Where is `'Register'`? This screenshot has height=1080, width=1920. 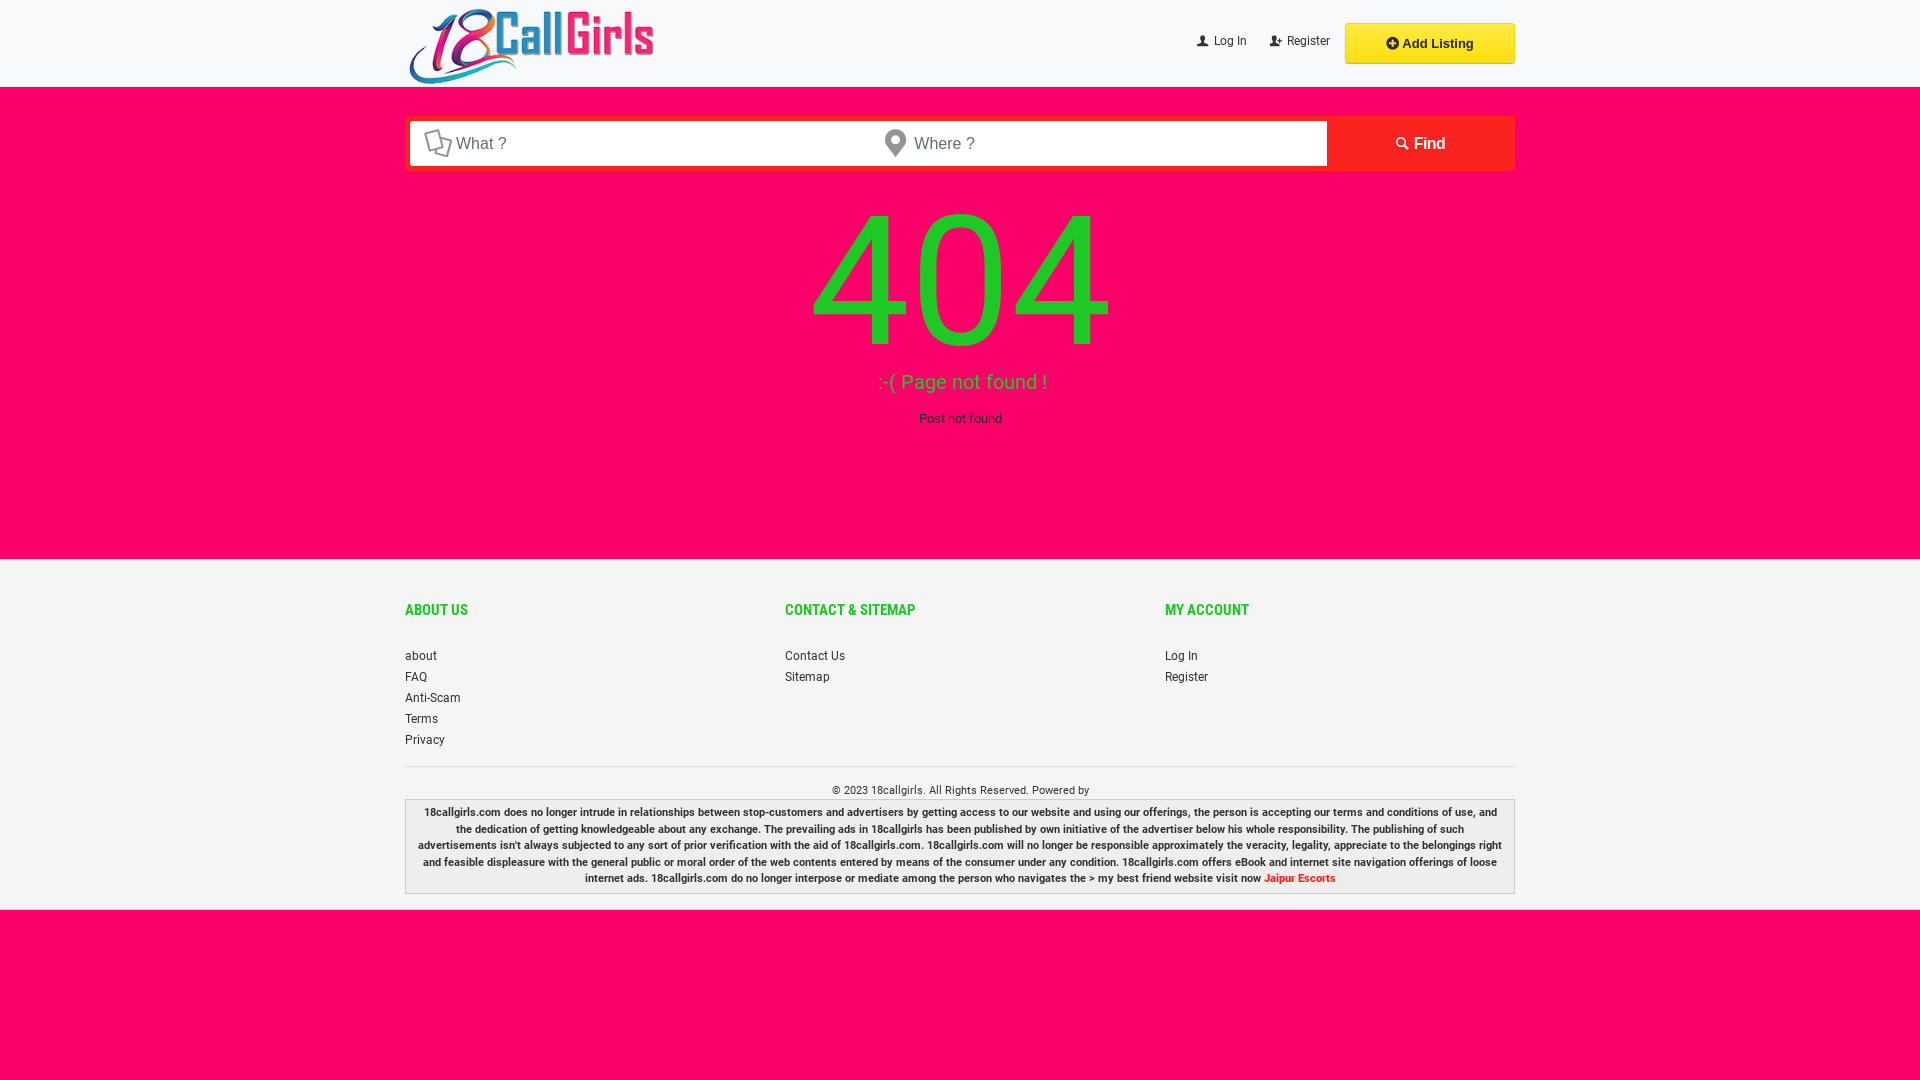 'Register' is located at coordinates (1298, 42).